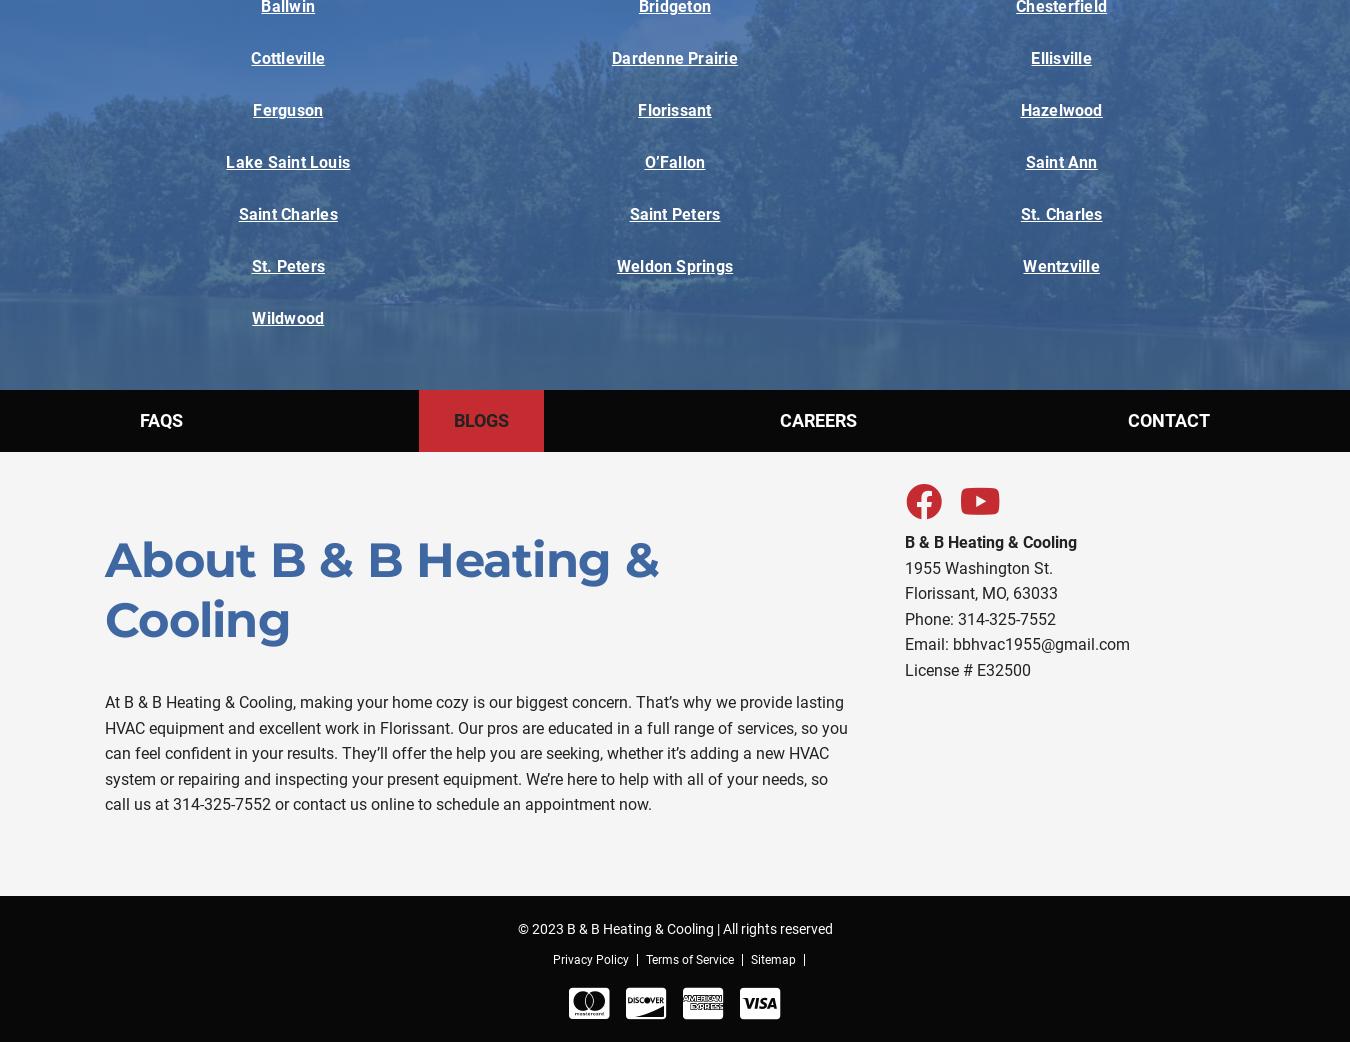  Describe the element at coordinates (1060, 213) in the screenshot. I see `'St. Charles'` at that location.